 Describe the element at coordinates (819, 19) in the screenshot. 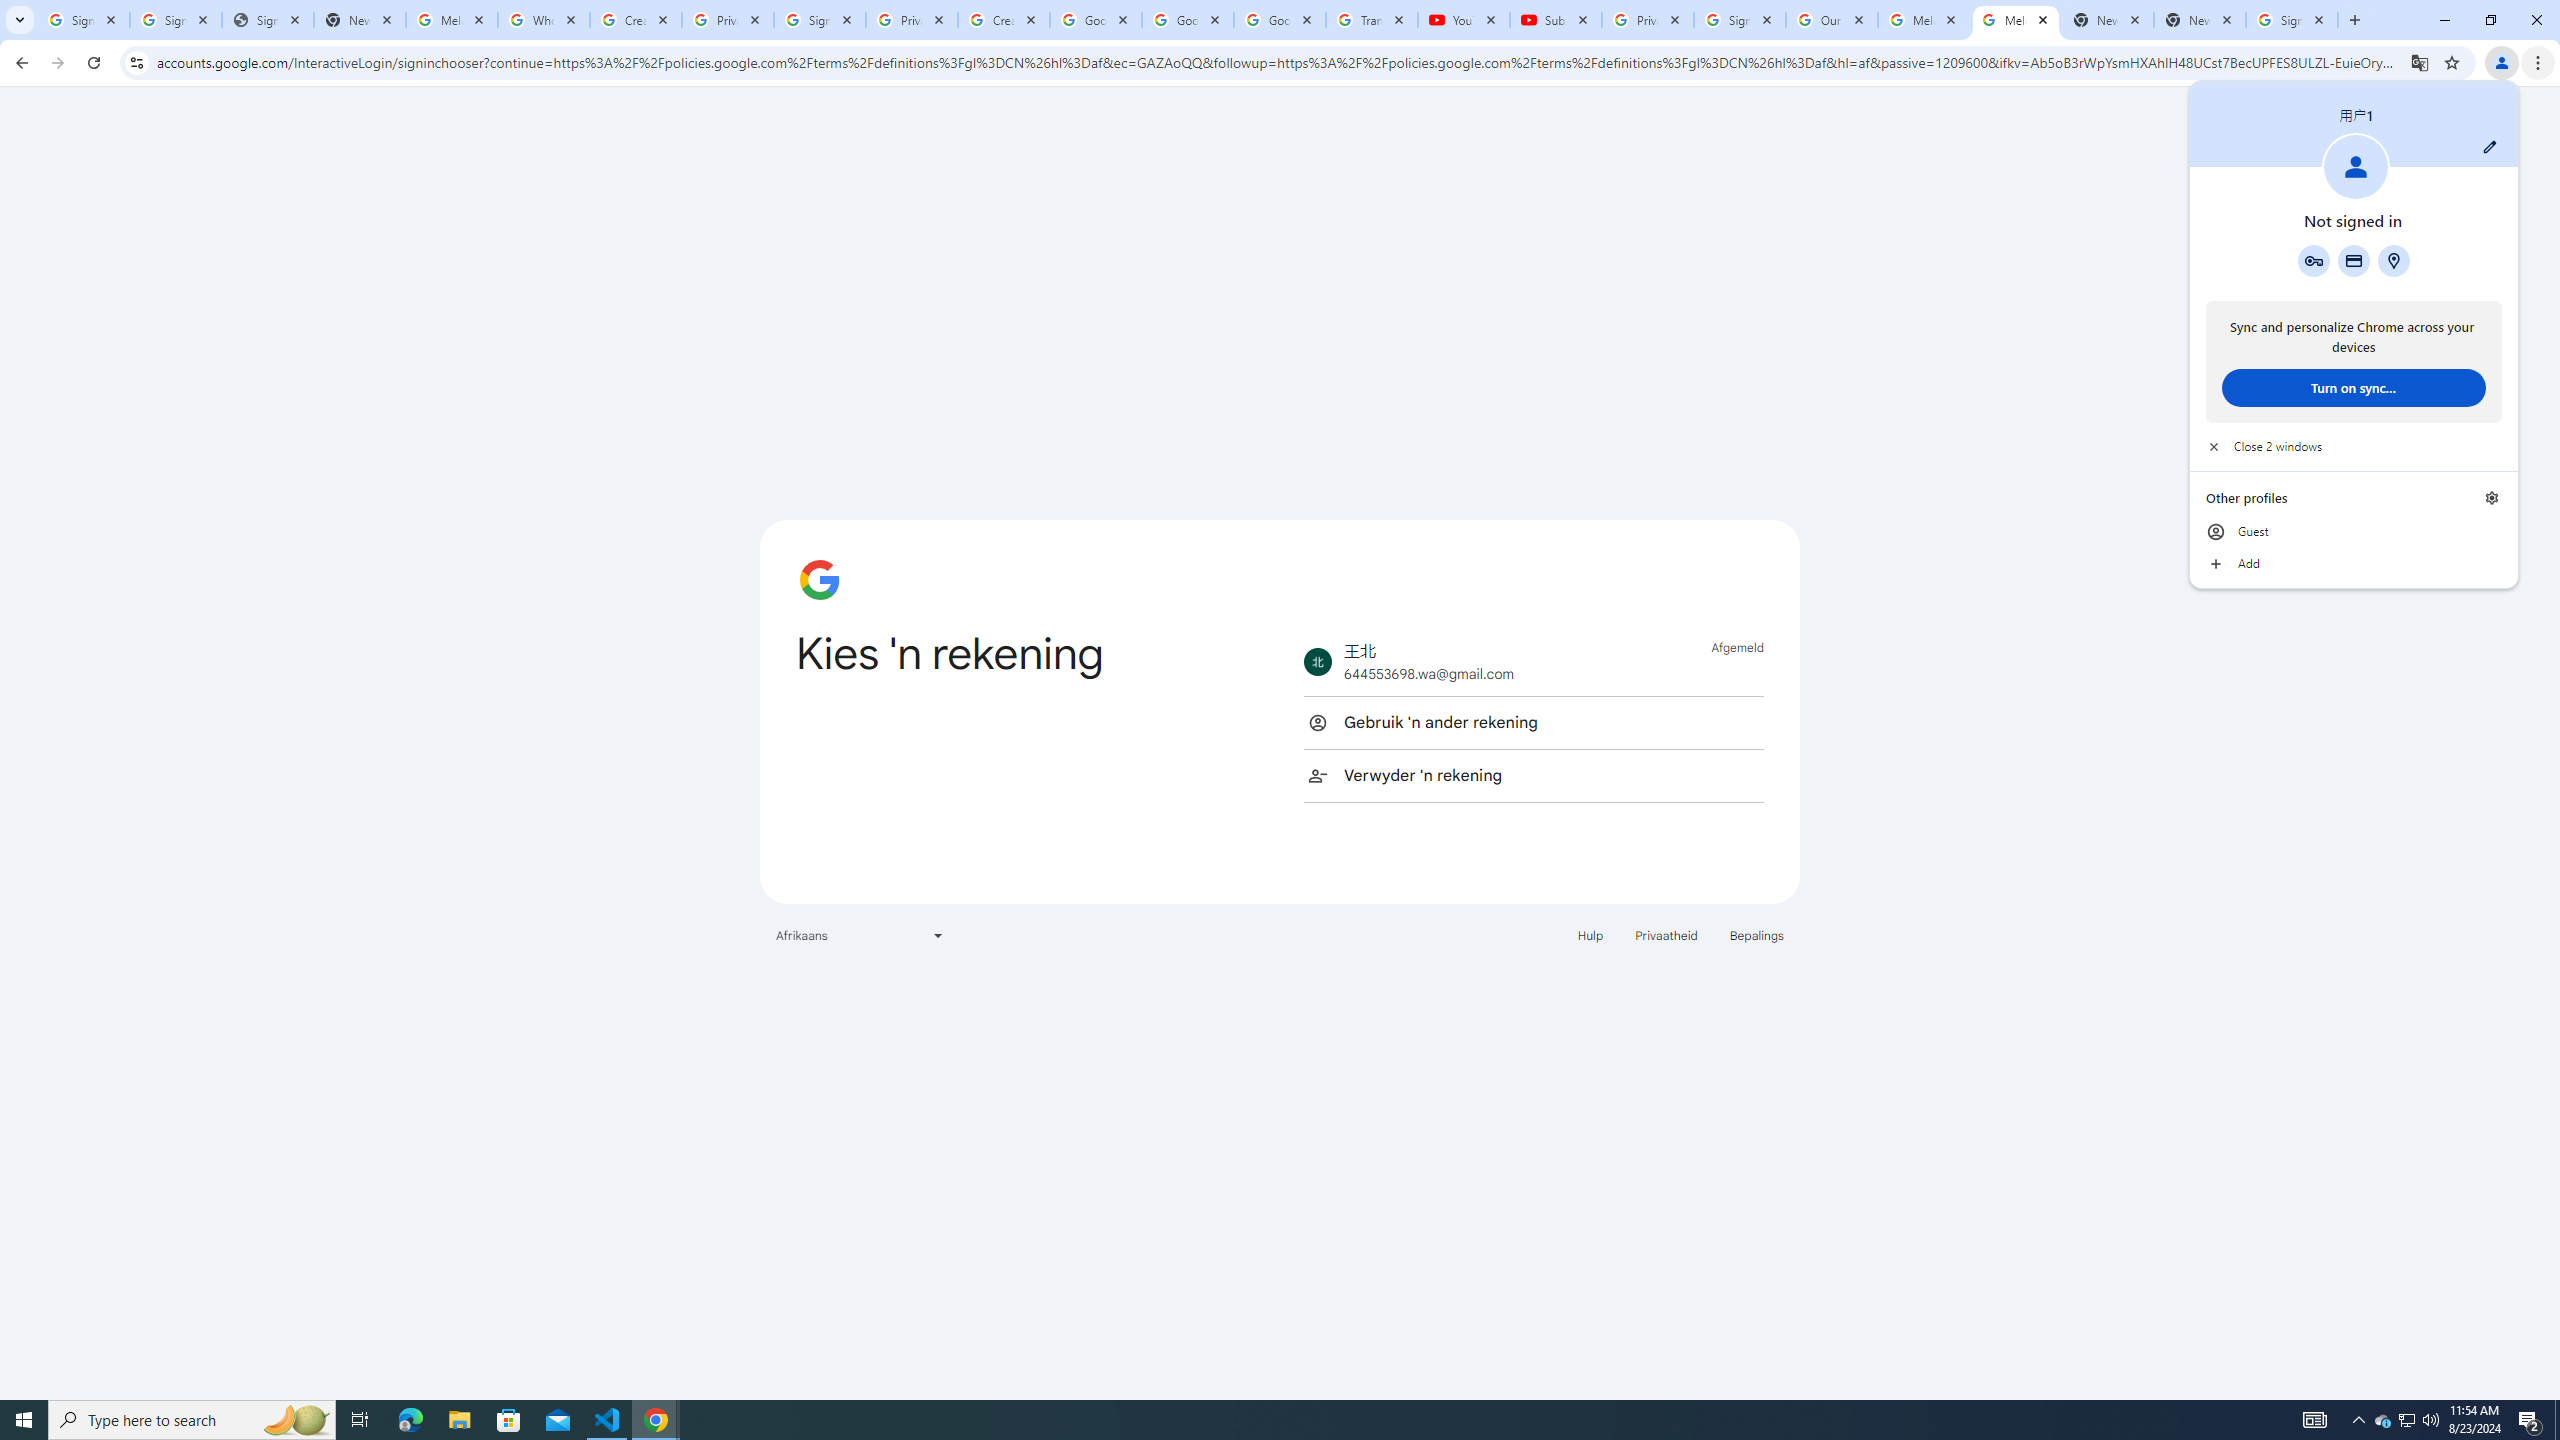

I see `'Sign in - Google Accounts'` at that location.